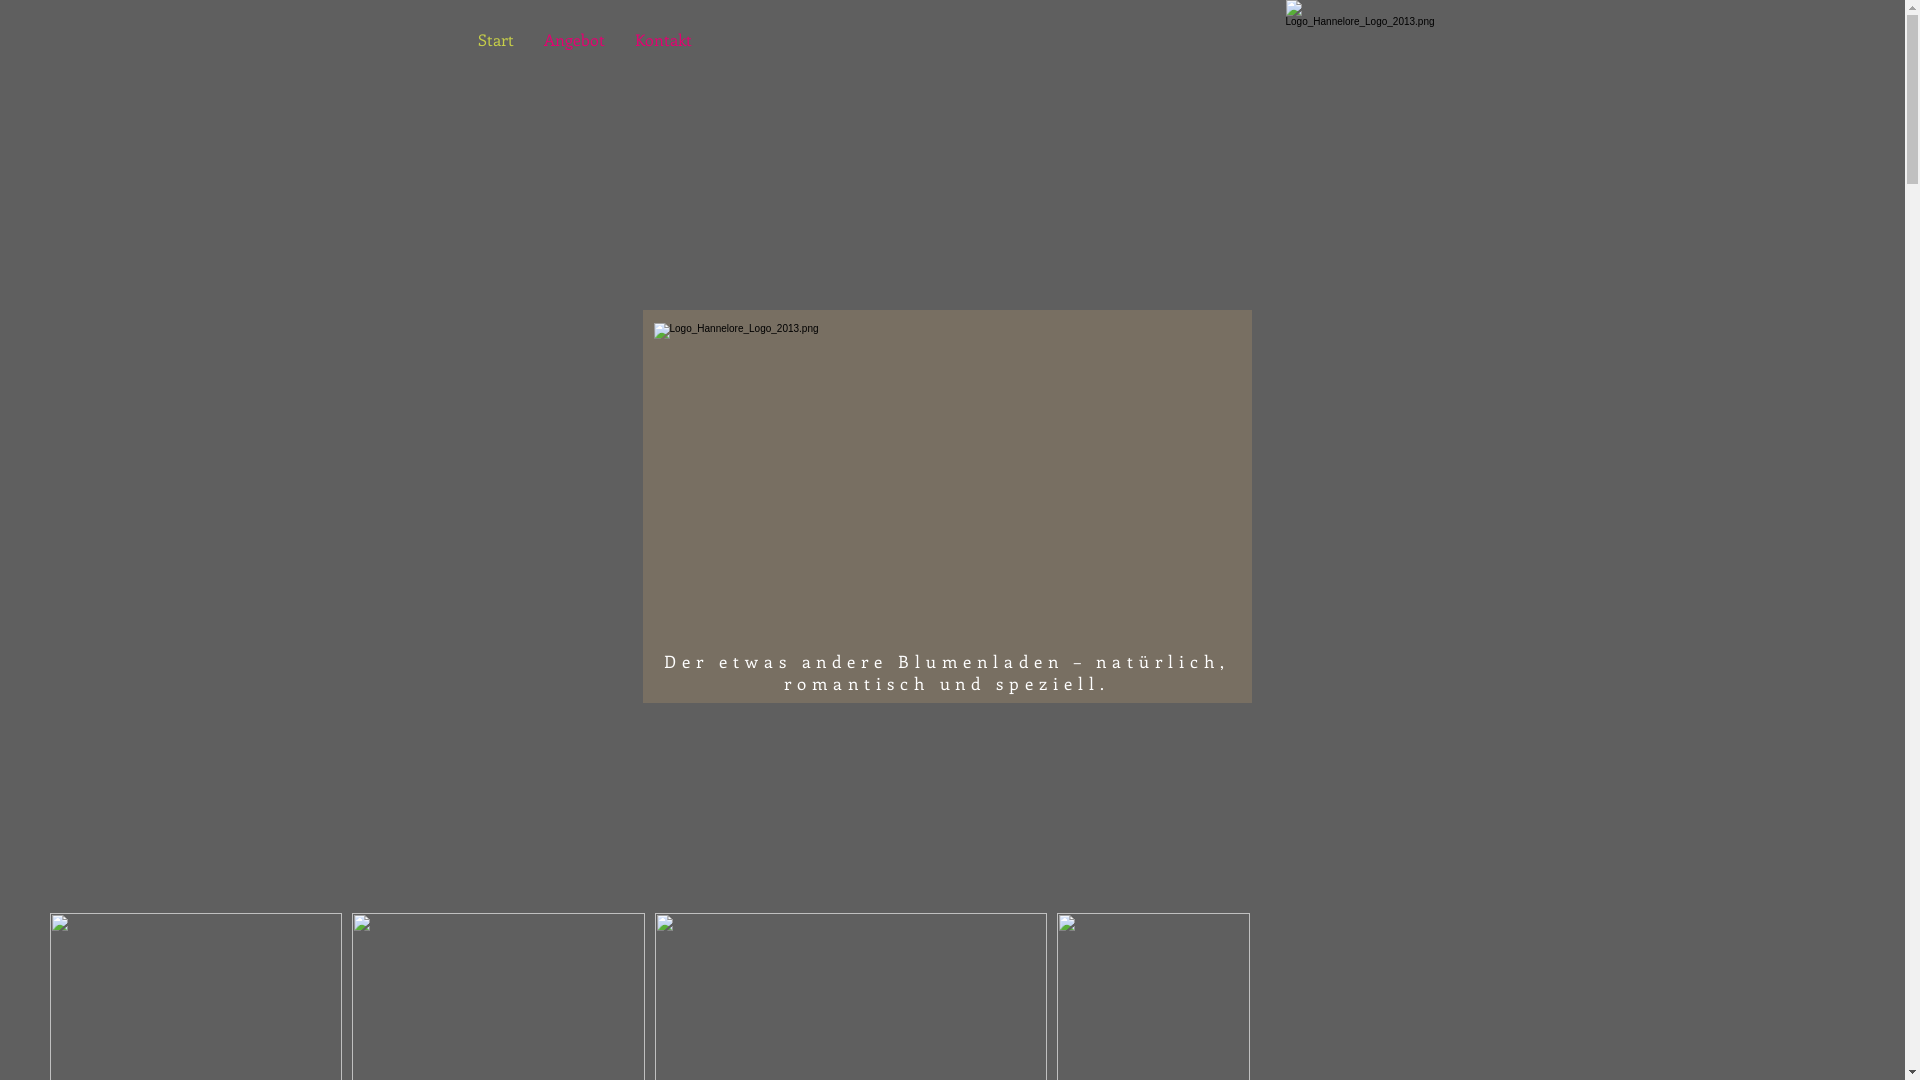 Image resolution: width=1920 pixels, height=1080 pixels. Describe the element at coordinates (460, 39) in the screenshot. I see `'Start'` at that location.